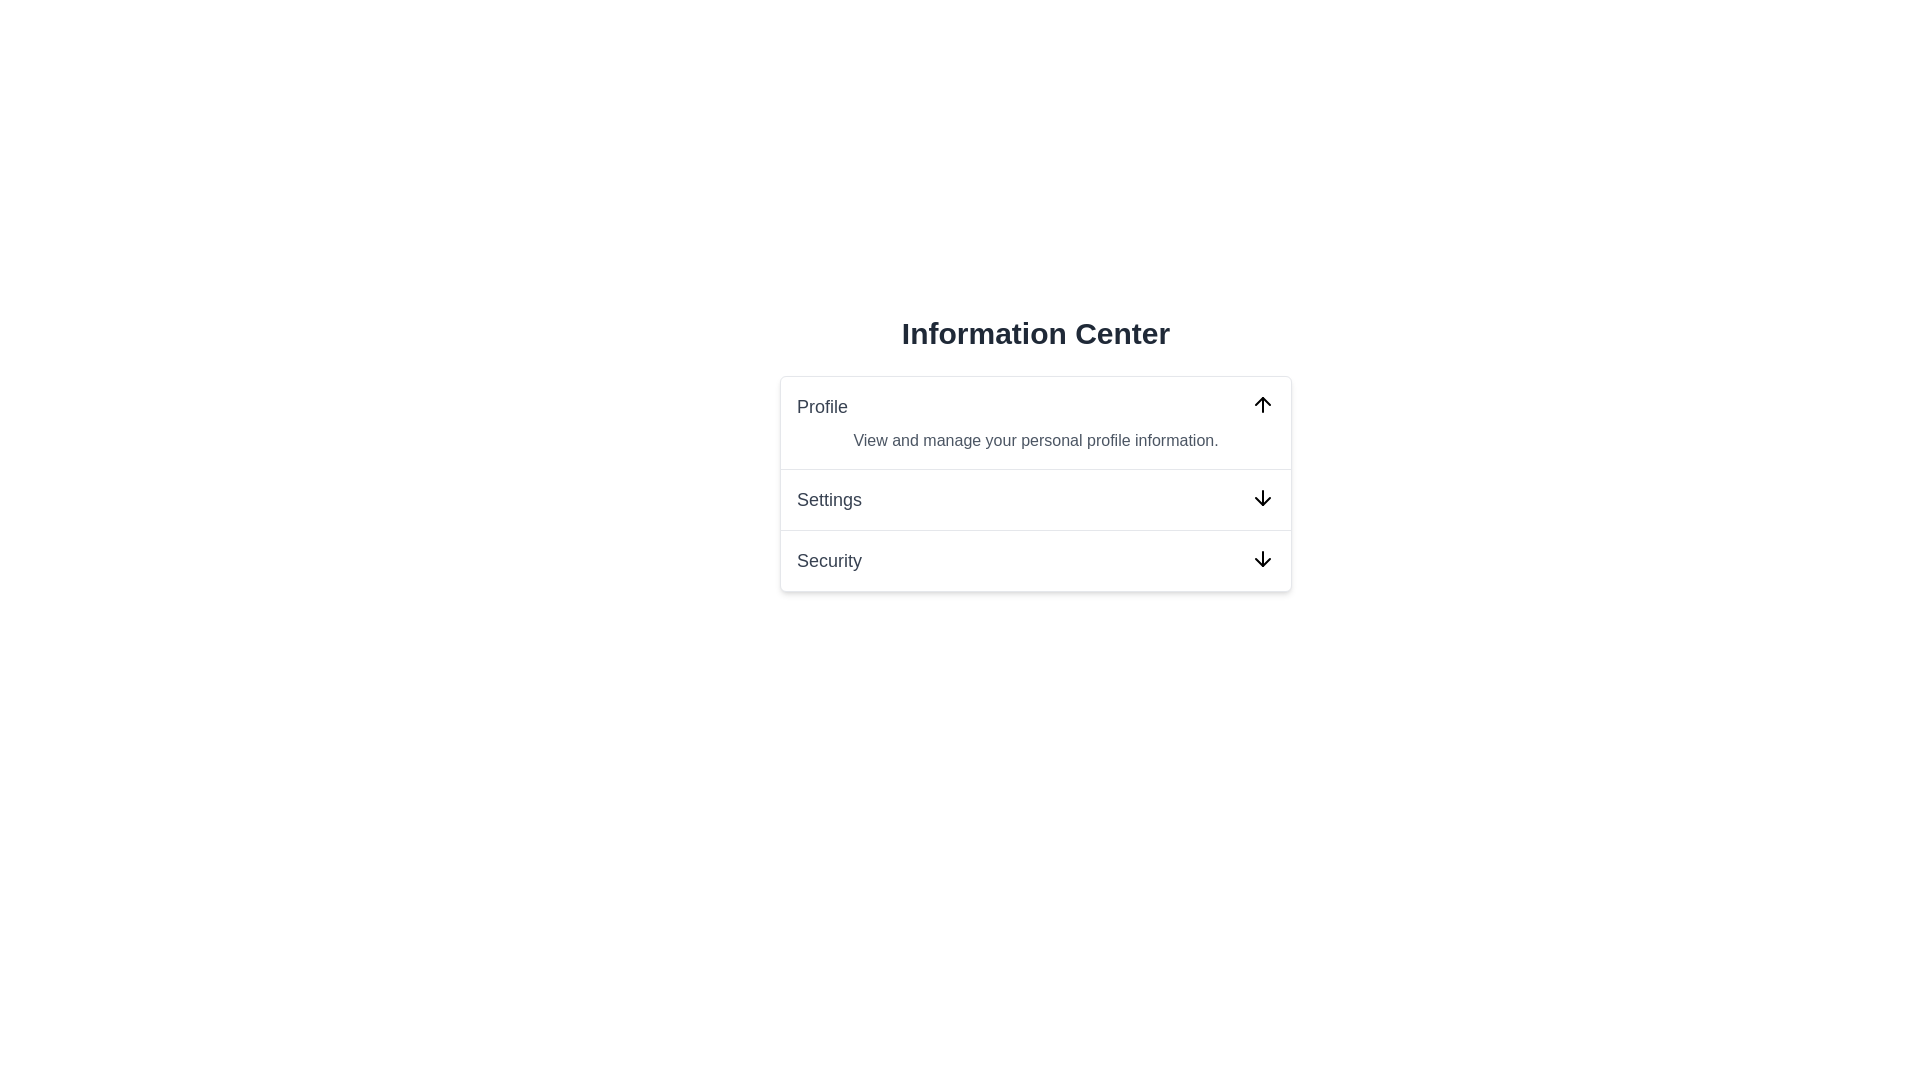  Describe the element at coordinates (1261, 405) in the screenshot. I see `the upward-pointing arrow icon next to the 'Profile' label` at that location.